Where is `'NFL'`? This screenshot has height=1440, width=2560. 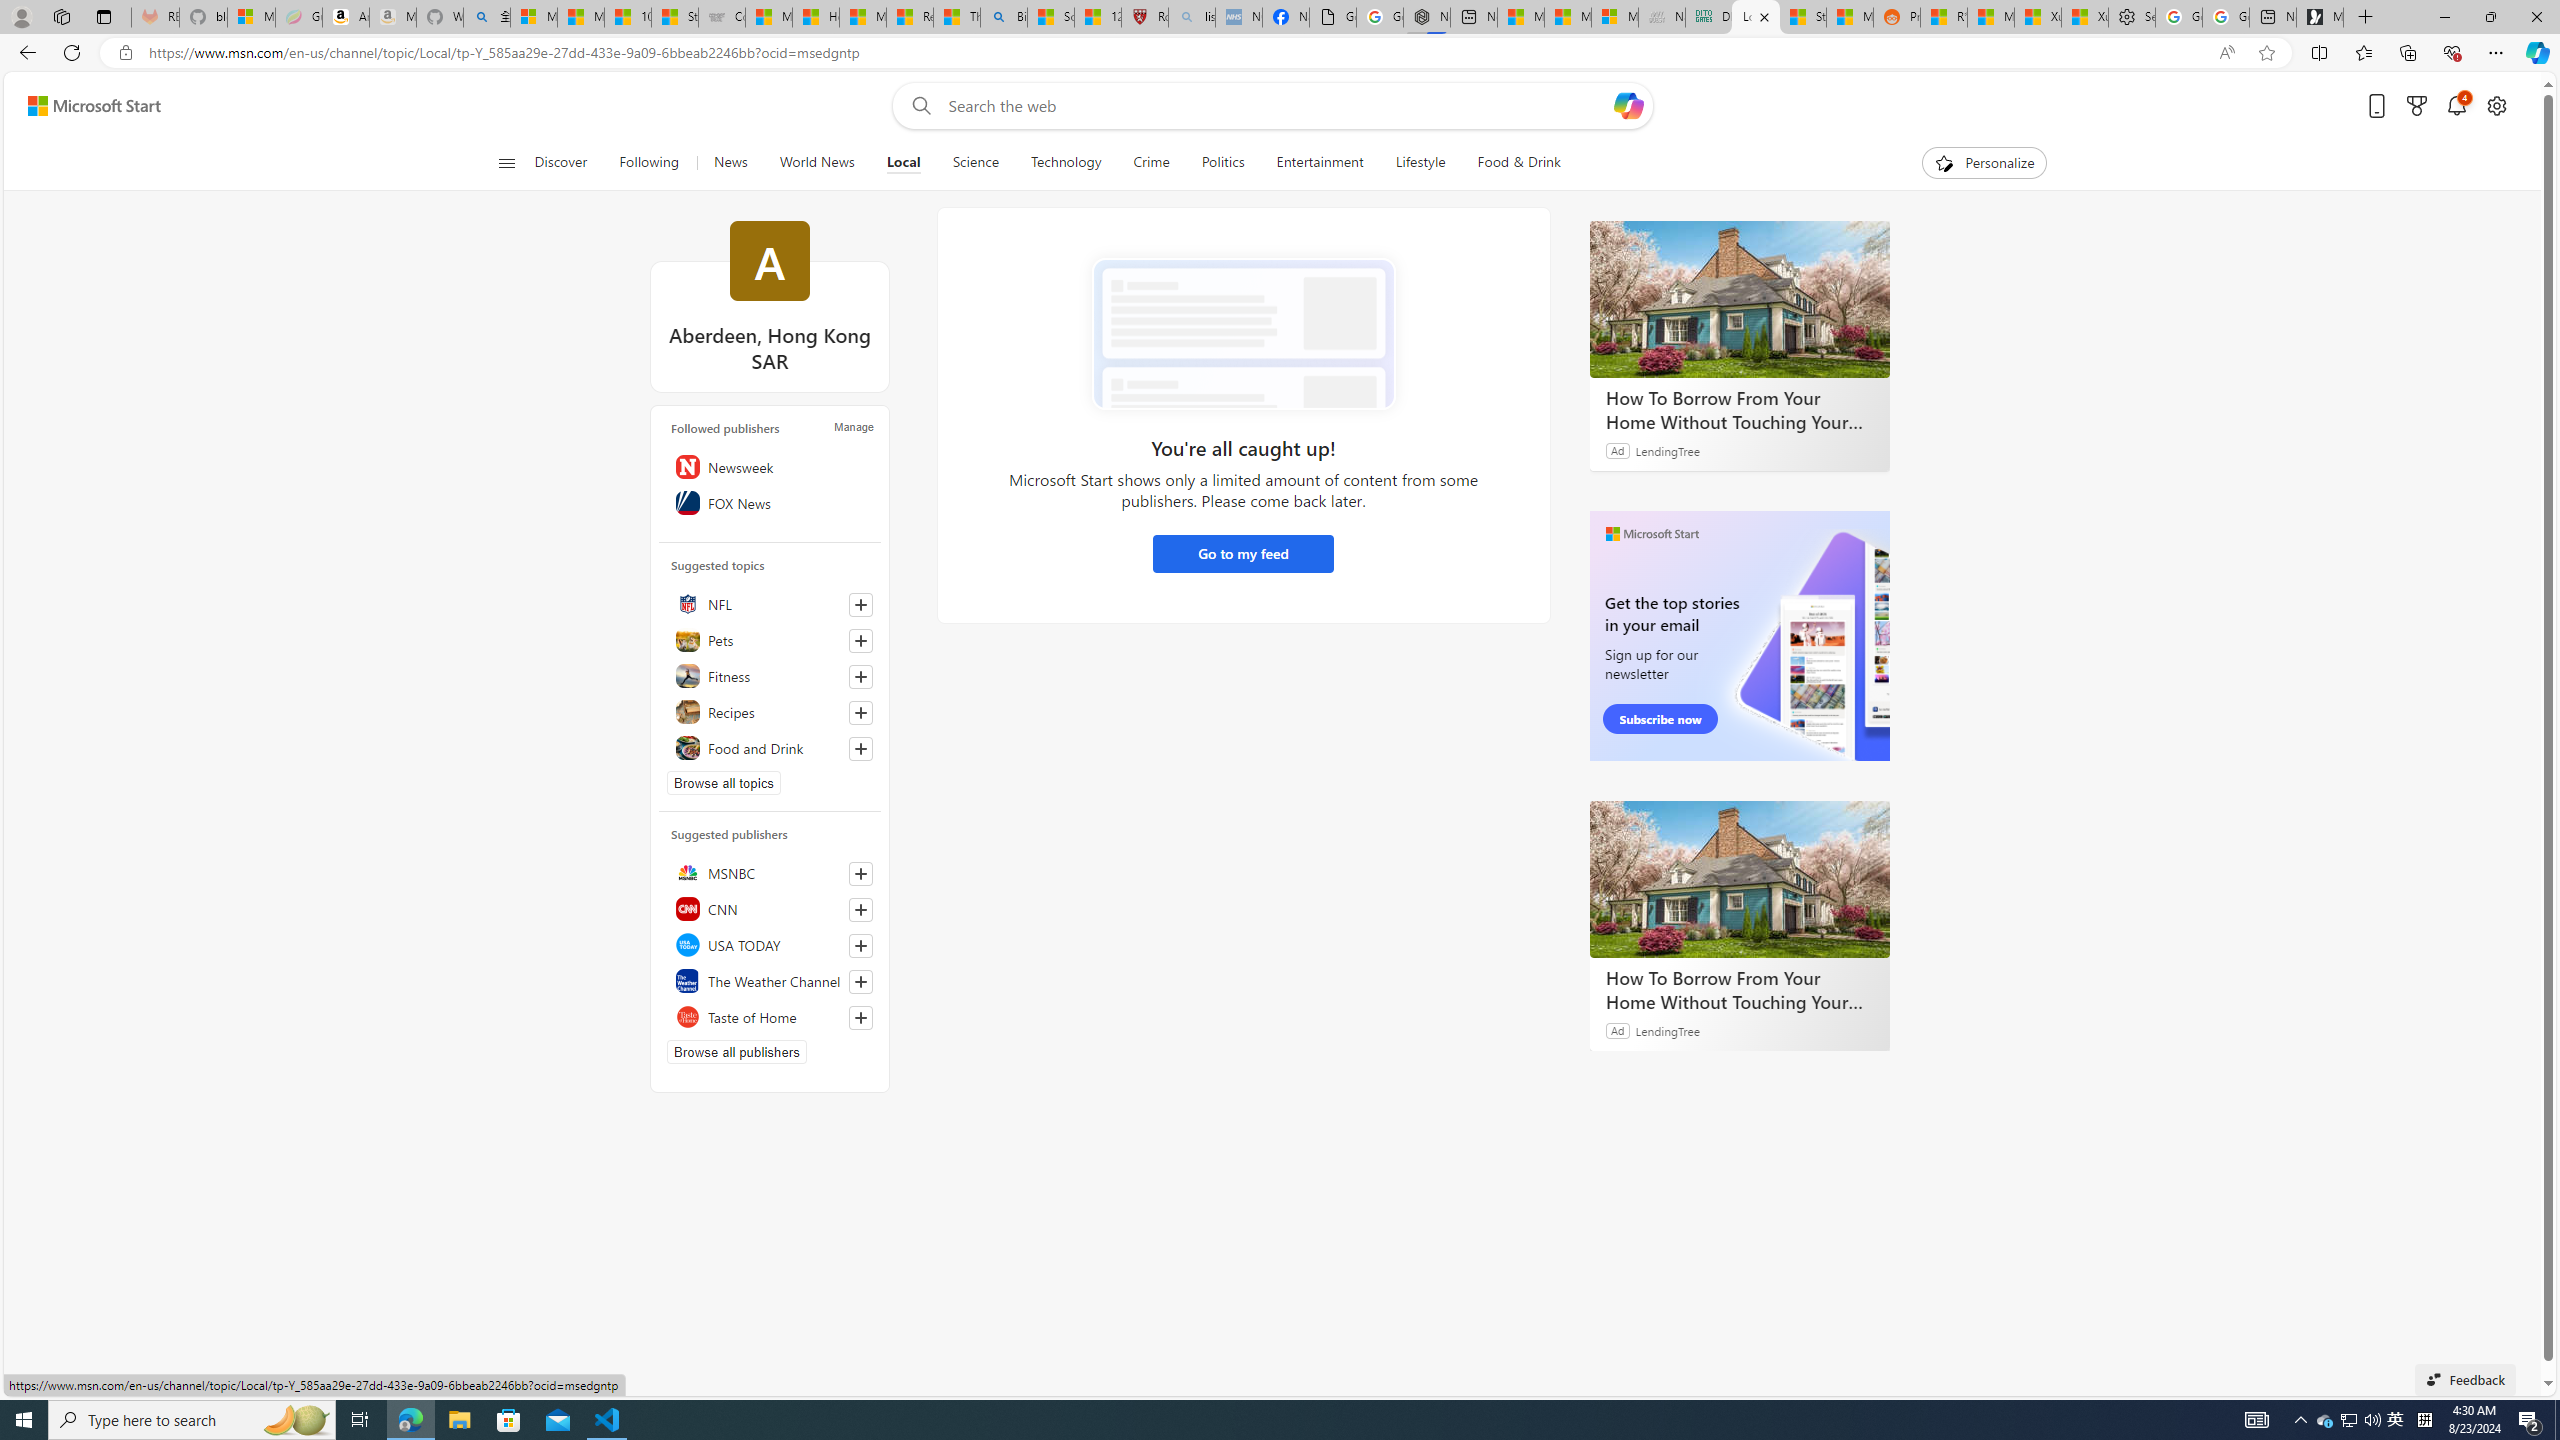
'NFL' is located at coordinates (770, 604).